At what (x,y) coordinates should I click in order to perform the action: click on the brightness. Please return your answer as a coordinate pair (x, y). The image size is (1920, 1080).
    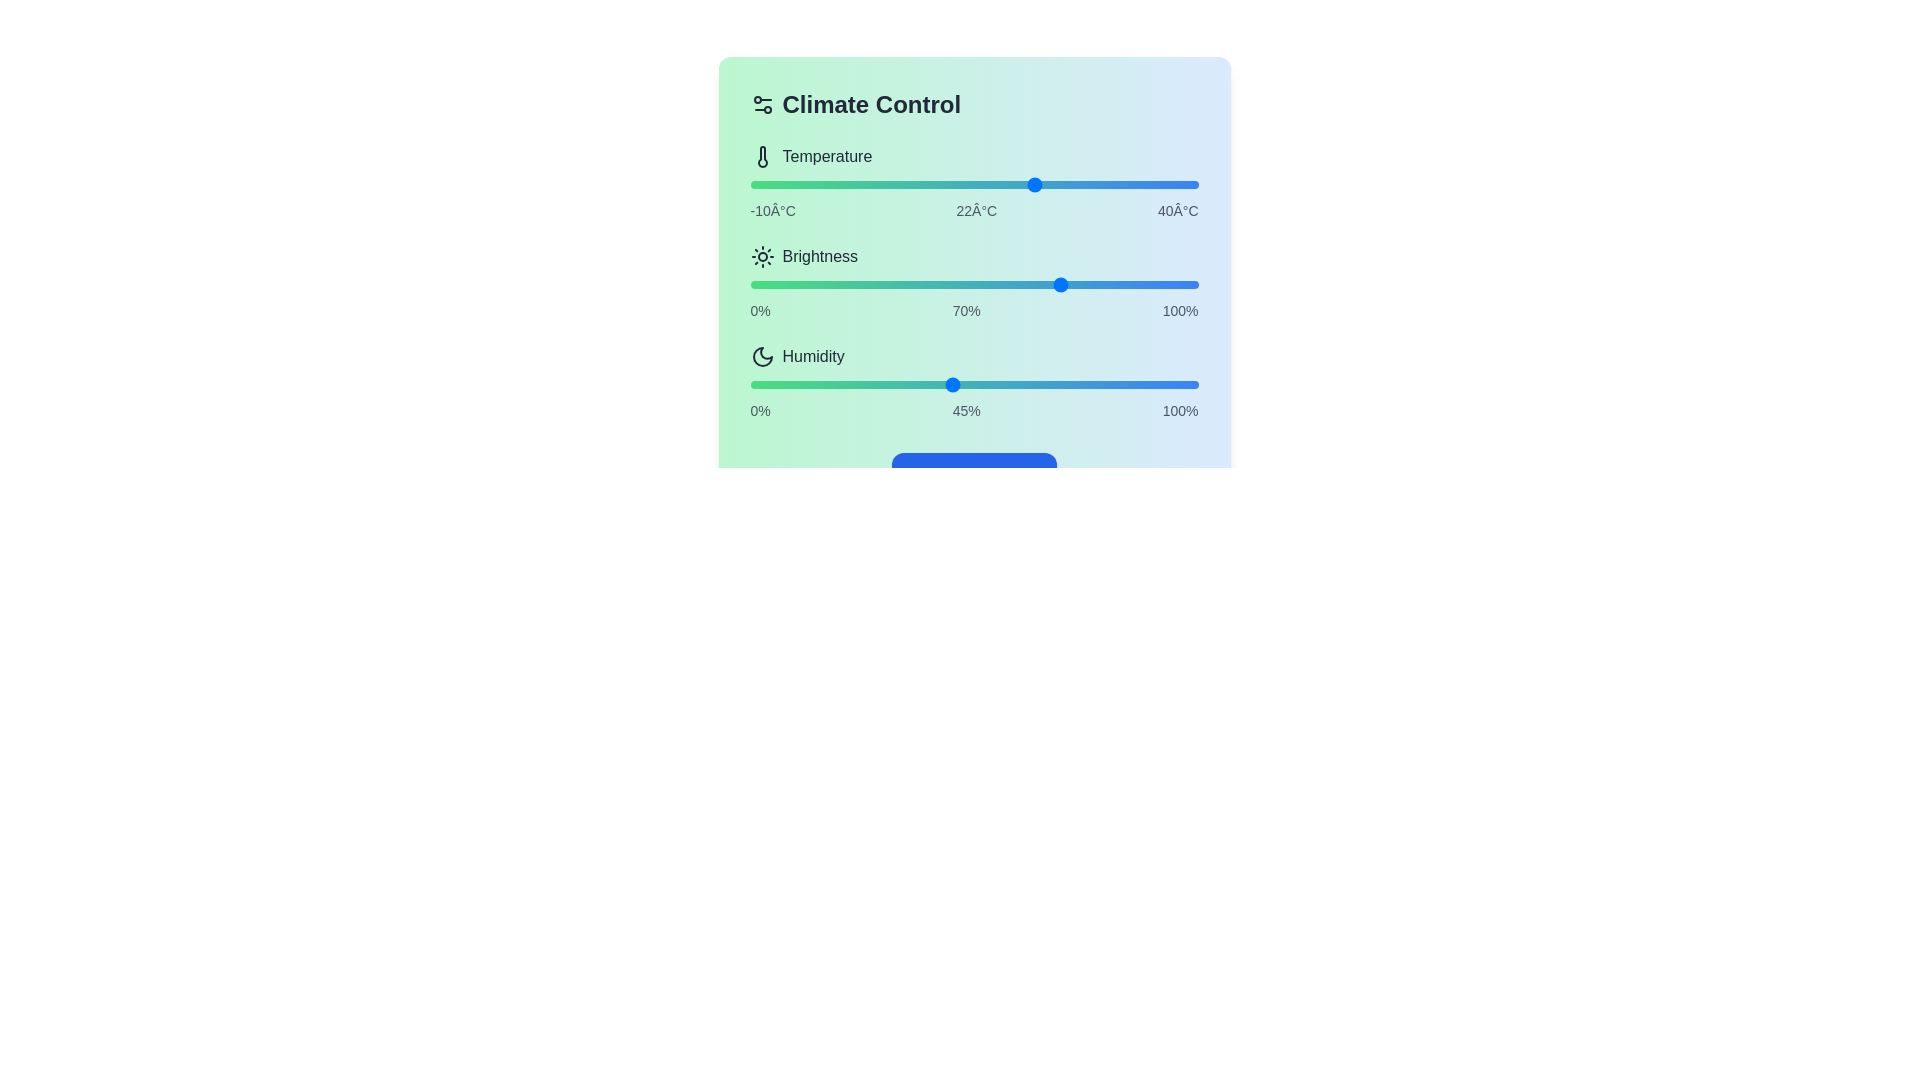
    Looking at the image, I should click on (767, 285).